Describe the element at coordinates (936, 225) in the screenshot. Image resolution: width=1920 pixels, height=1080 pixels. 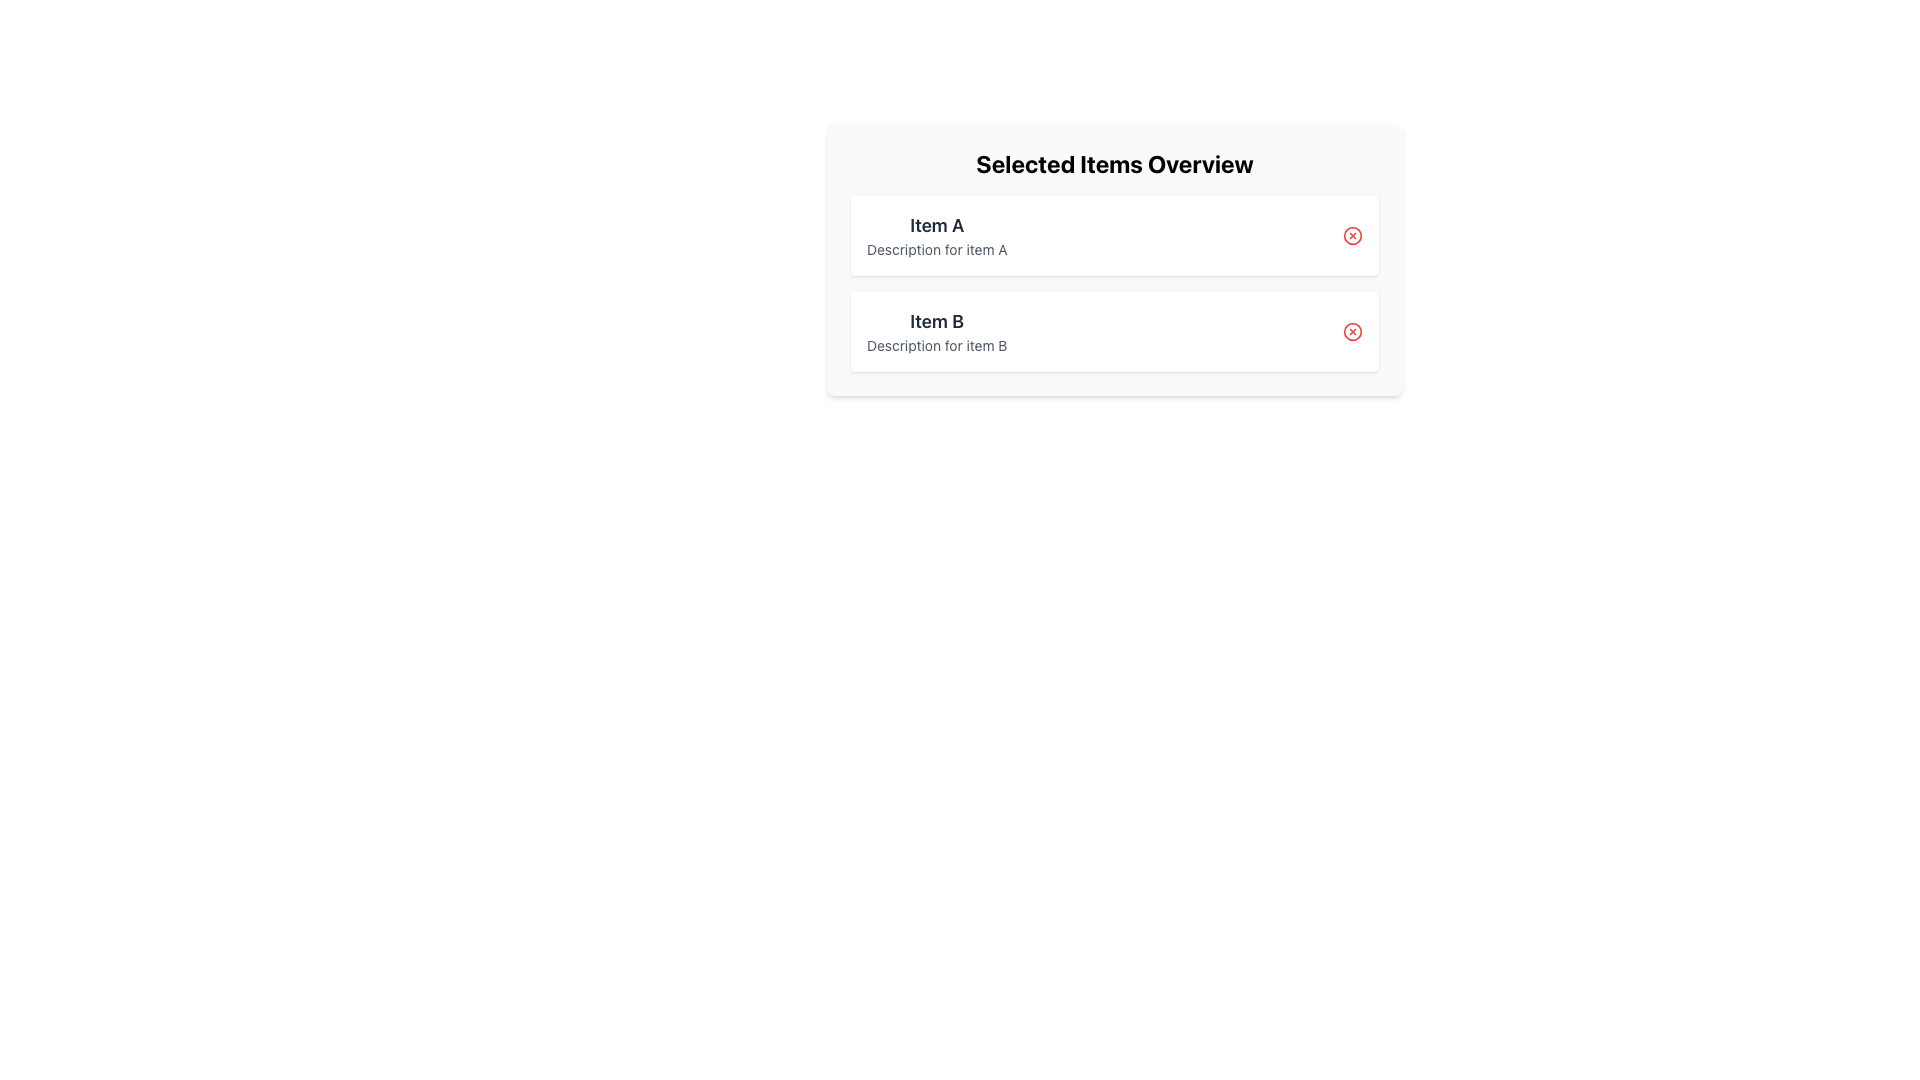
I see `text label located in the top-left corner of the white card within the 'Selected Items Overview' section, which serves as a title or identifier for the associated description below it` at that location.